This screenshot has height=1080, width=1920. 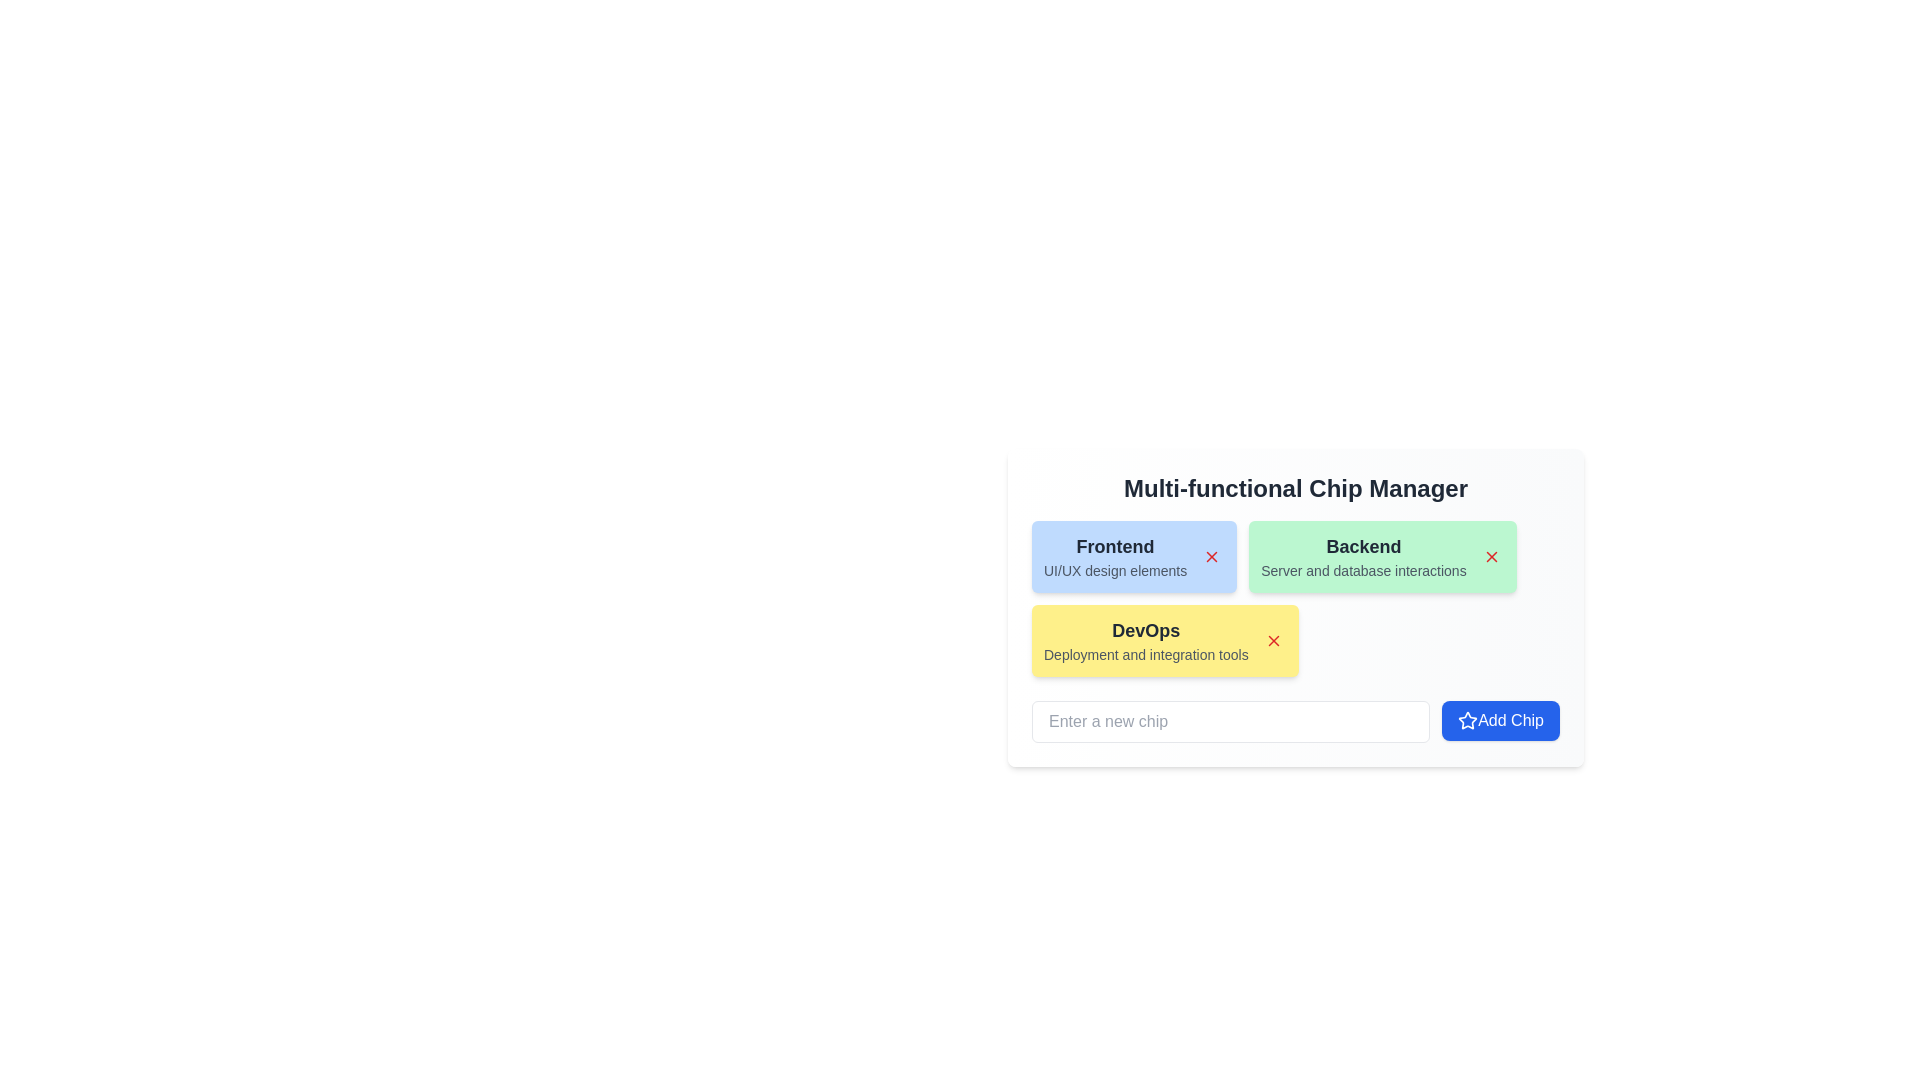 What do you see at coordinates (1362, 556) in the screenshot?
I see `the 'Backend' text label, which provides information about server and database interactions, located in a green card in the middle-right section of the interface` at bounding box center [1362, 556].